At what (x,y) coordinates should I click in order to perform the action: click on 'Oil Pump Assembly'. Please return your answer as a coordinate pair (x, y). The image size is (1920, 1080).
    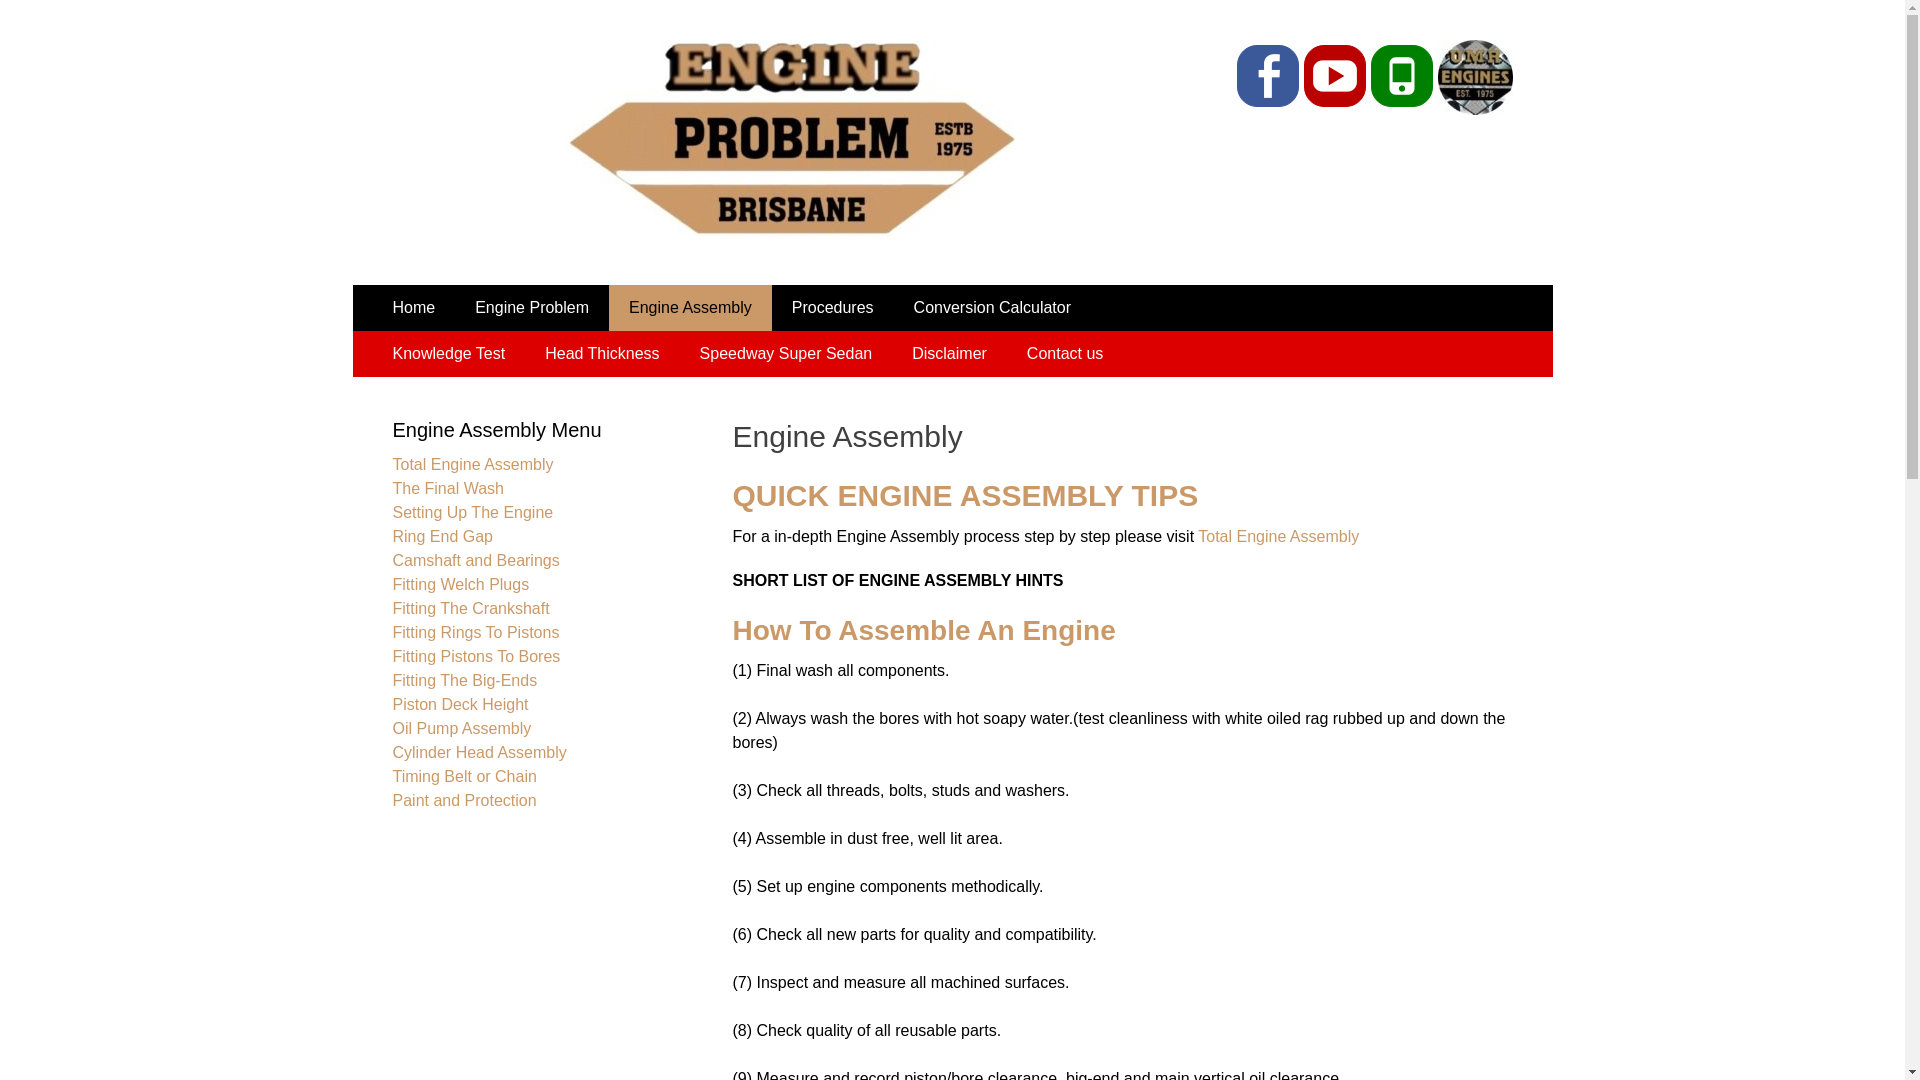
    Looking at the image, I should click on (460, 728).